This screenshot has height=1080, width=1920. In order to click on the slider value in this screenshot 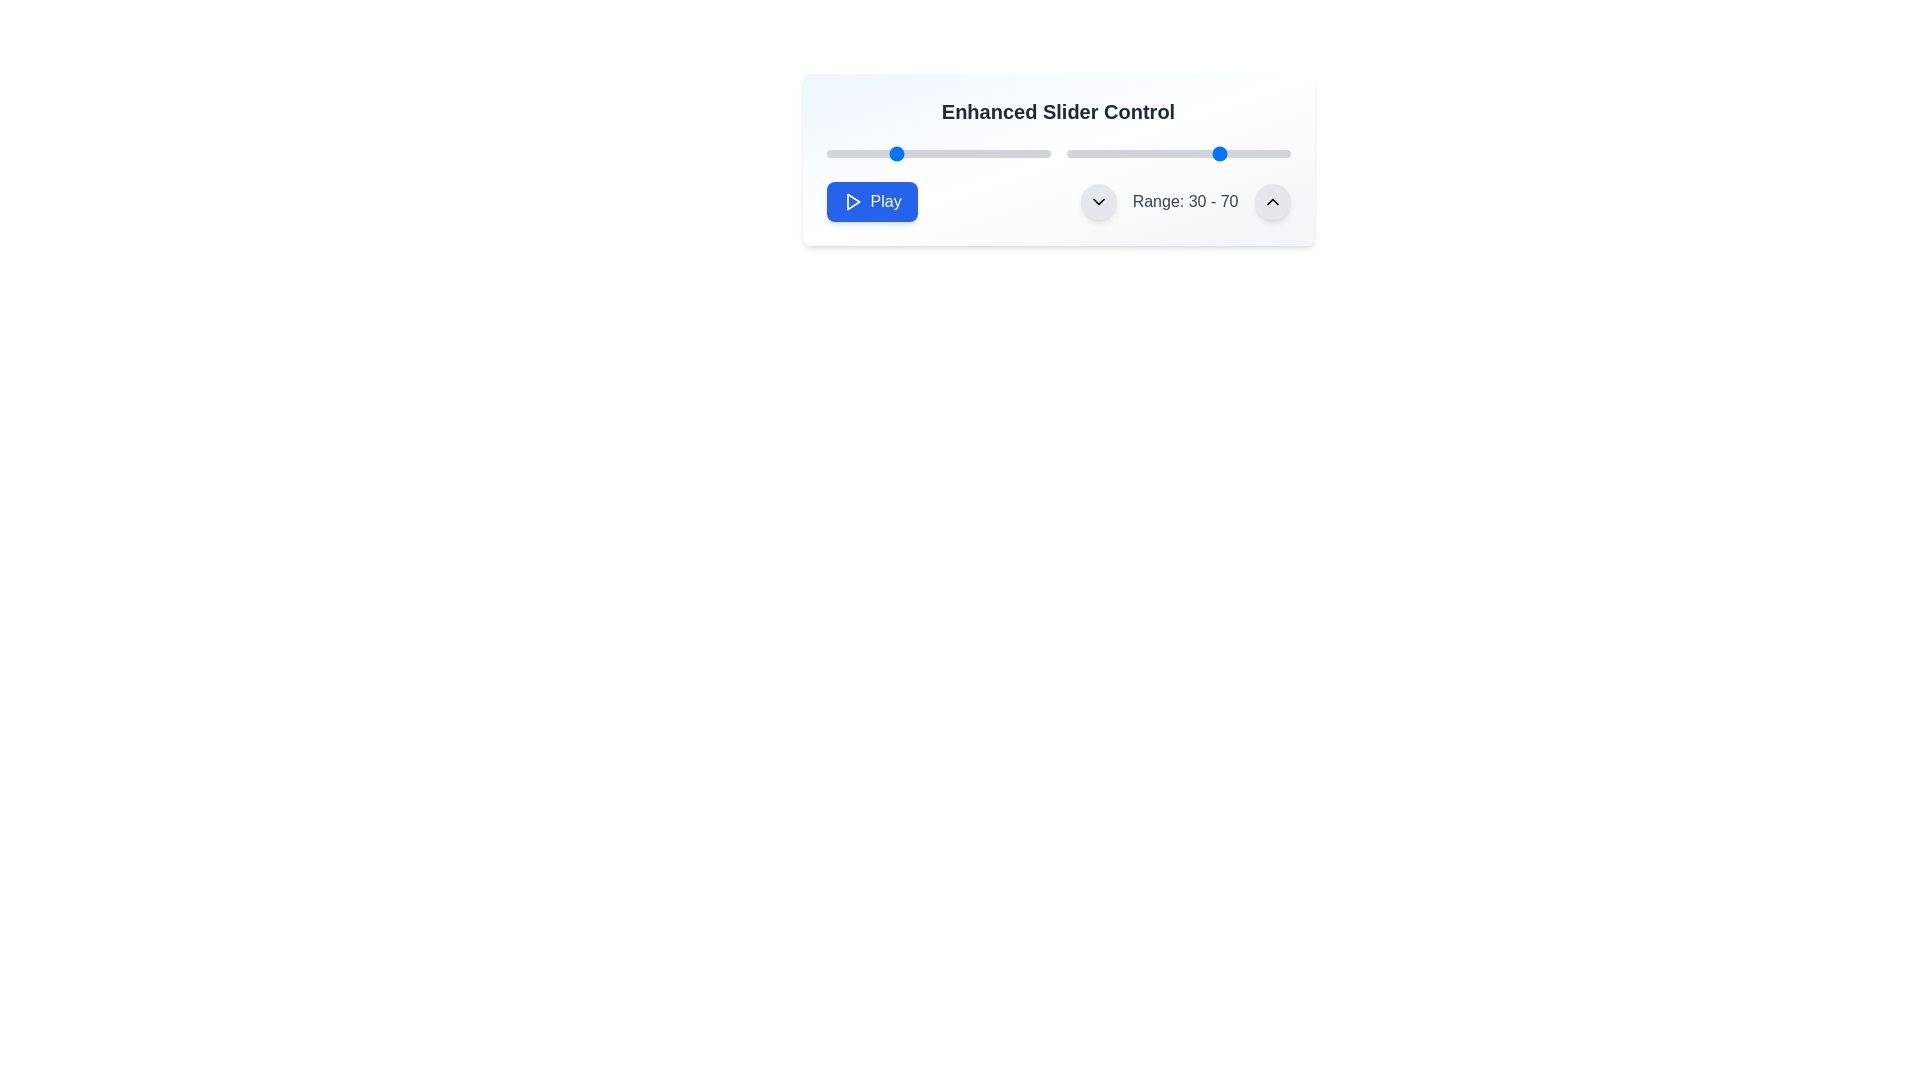, I will do `click(1167, 153)`.